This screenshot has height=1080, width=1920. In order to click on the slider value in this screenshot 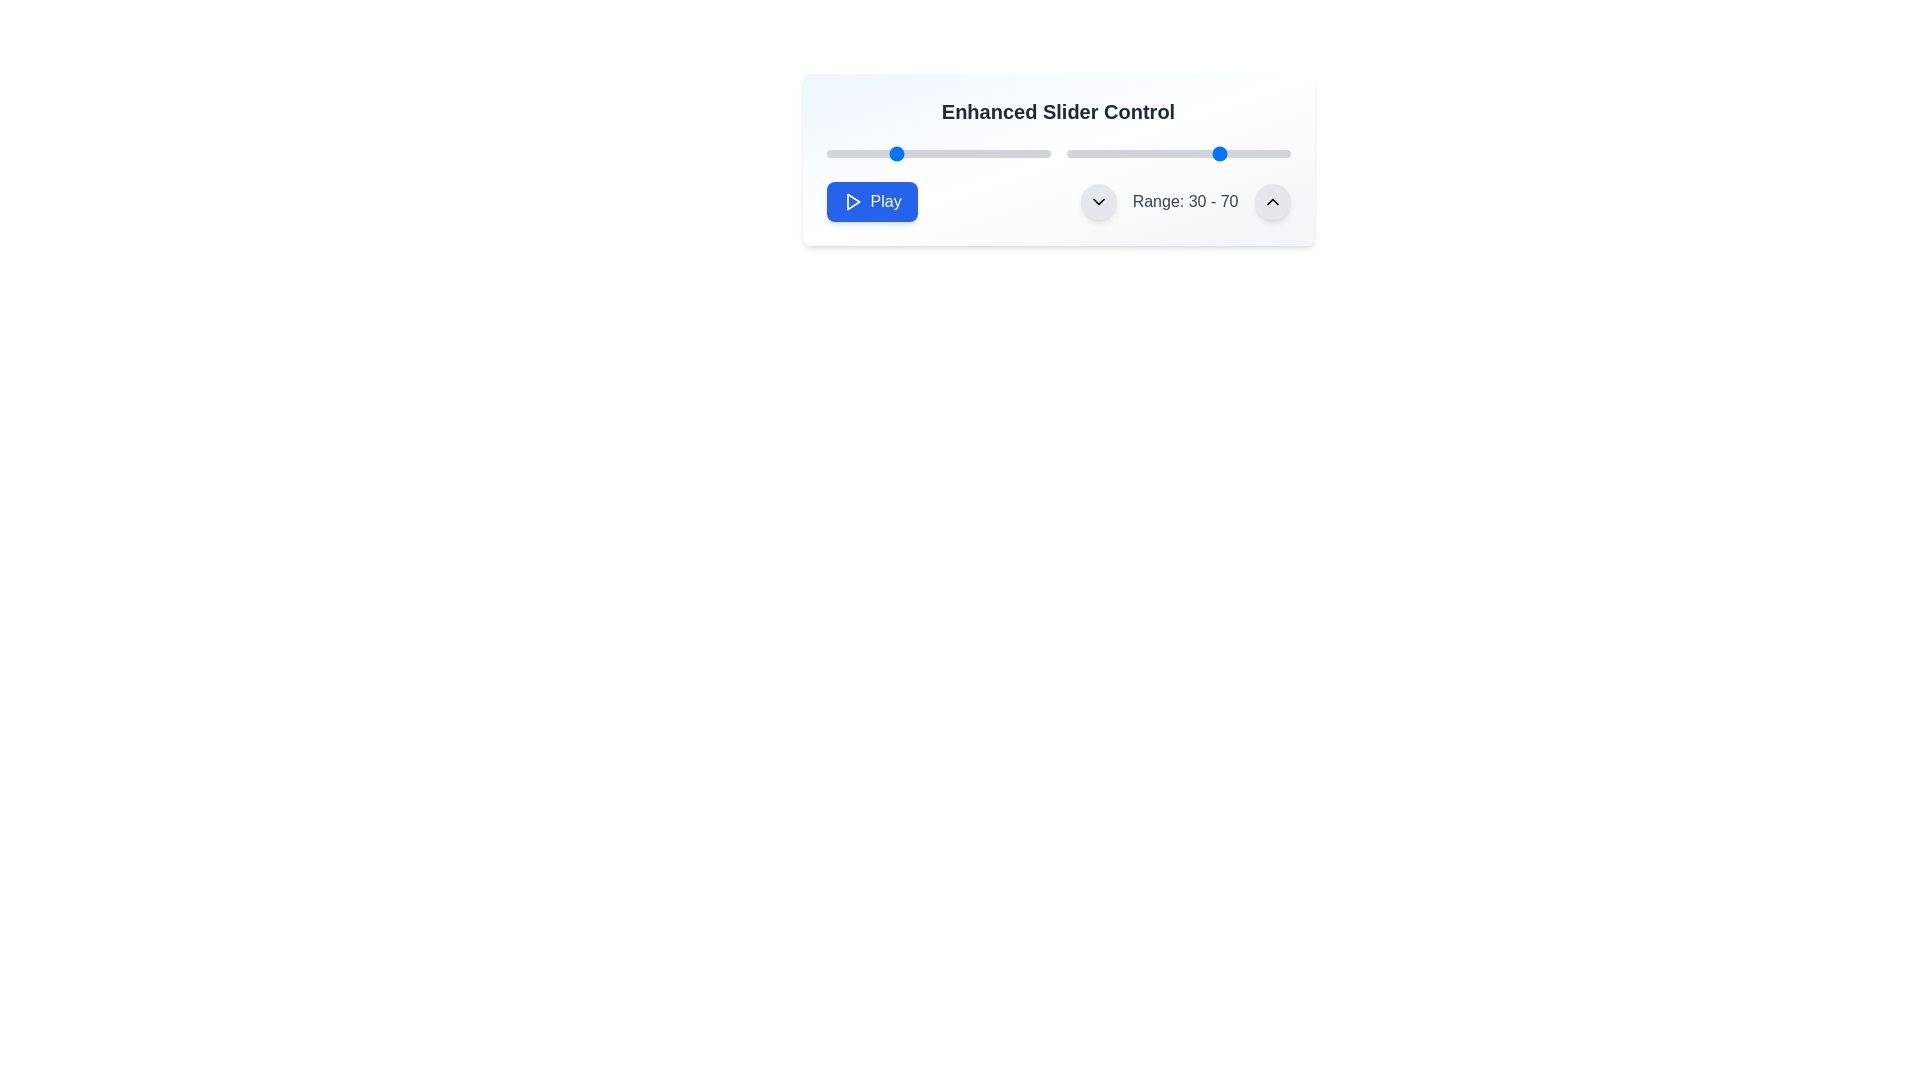, I will do `click(1167, 153)`.